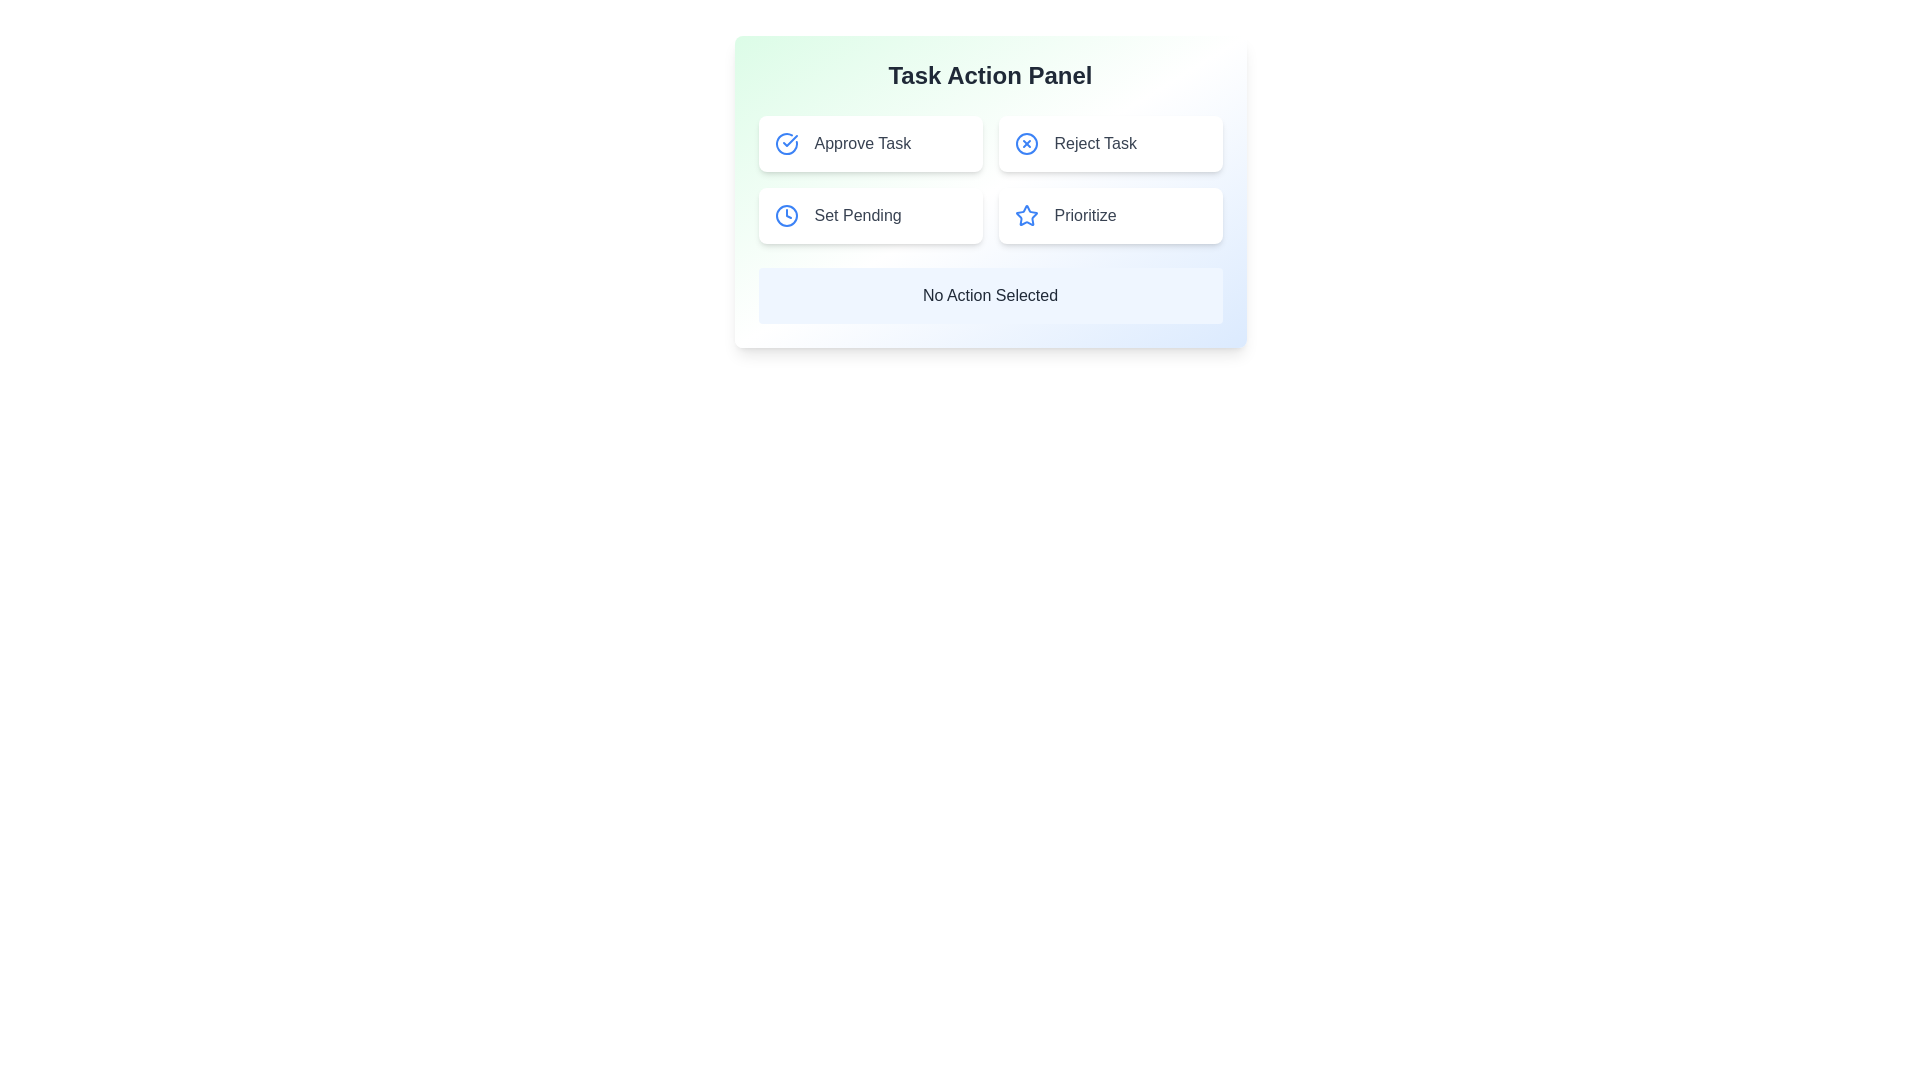 This screenshot has width=1920, height=1080. I want to click on the task approval icon located within the 'Approve Task' button in the top-left section of the interface, so click(789, 140).